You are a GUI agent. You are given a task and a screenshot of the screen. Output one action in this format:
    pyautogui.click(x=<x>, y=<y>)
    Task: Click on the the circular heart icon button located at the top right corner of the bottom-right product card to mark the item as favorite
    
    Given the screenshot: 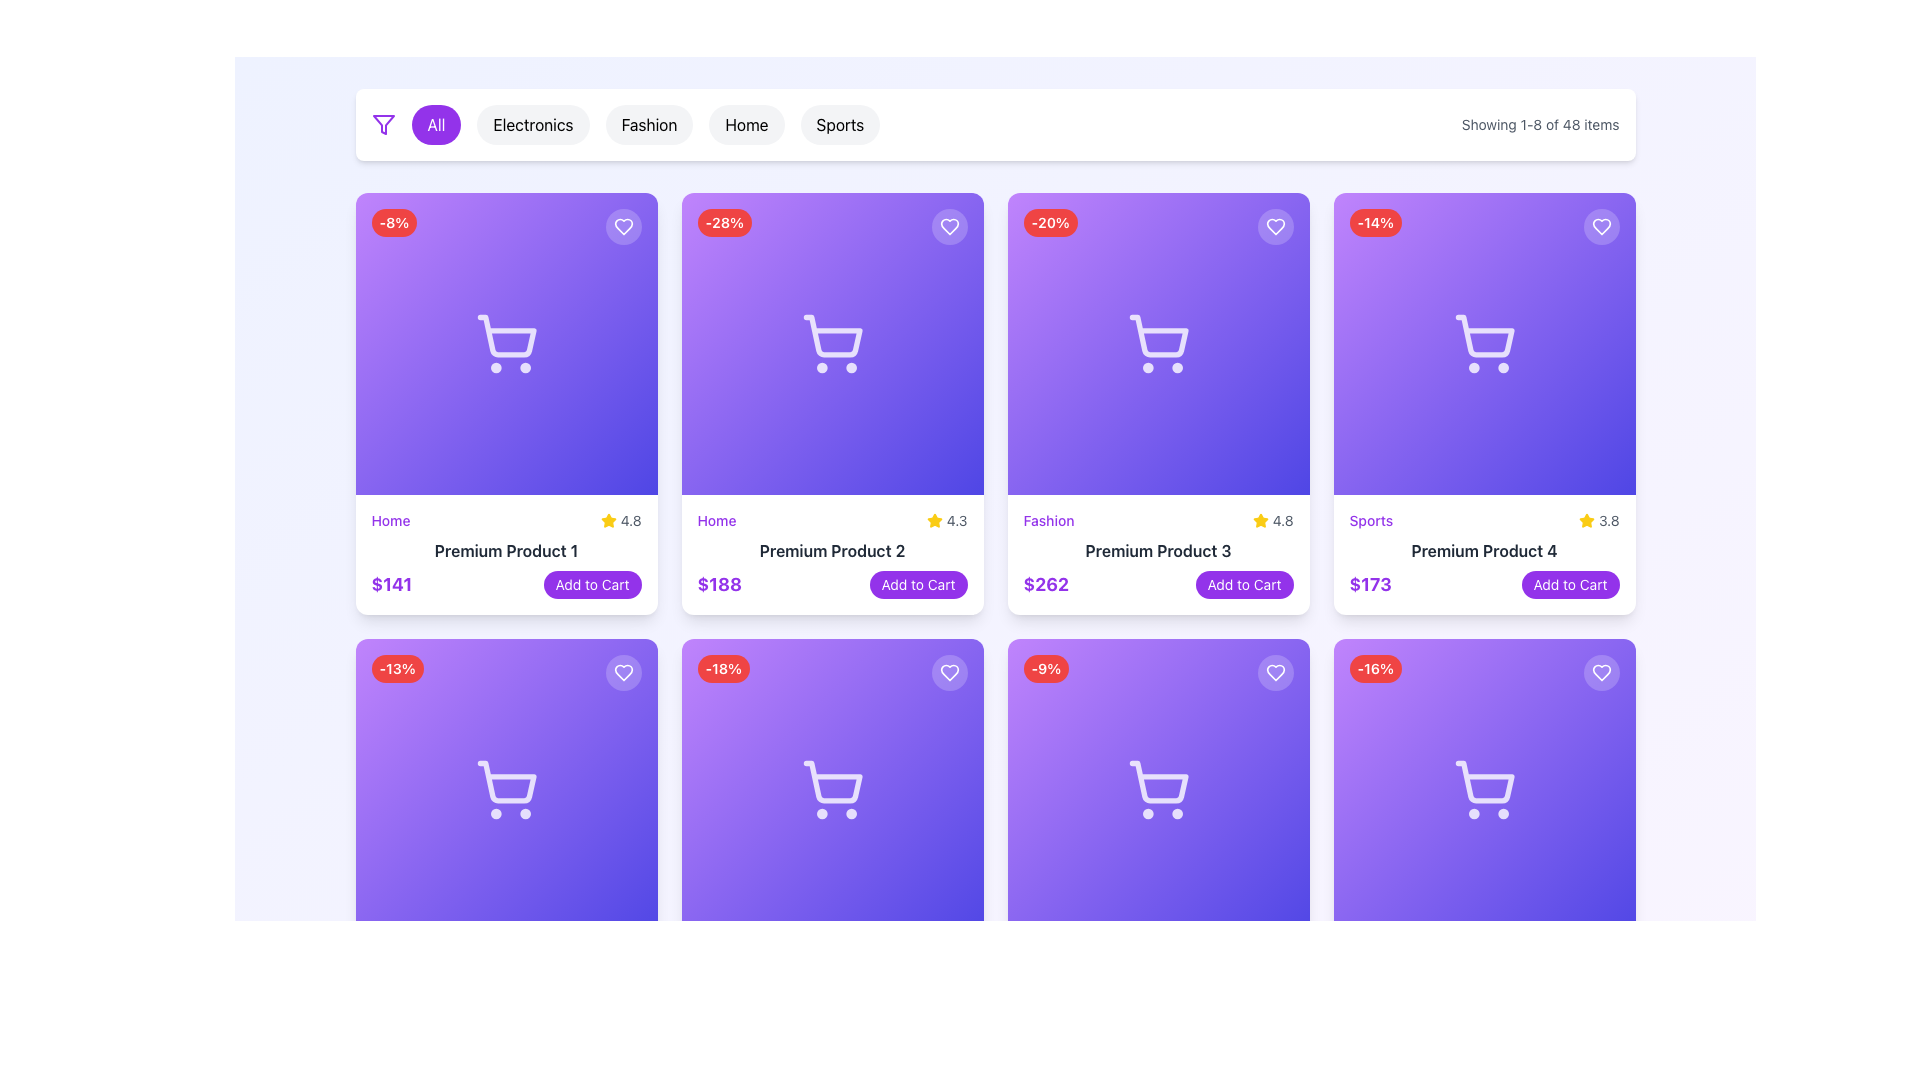 What is the action you would take?
    pyautogui.click(x=1601, y=672)
    